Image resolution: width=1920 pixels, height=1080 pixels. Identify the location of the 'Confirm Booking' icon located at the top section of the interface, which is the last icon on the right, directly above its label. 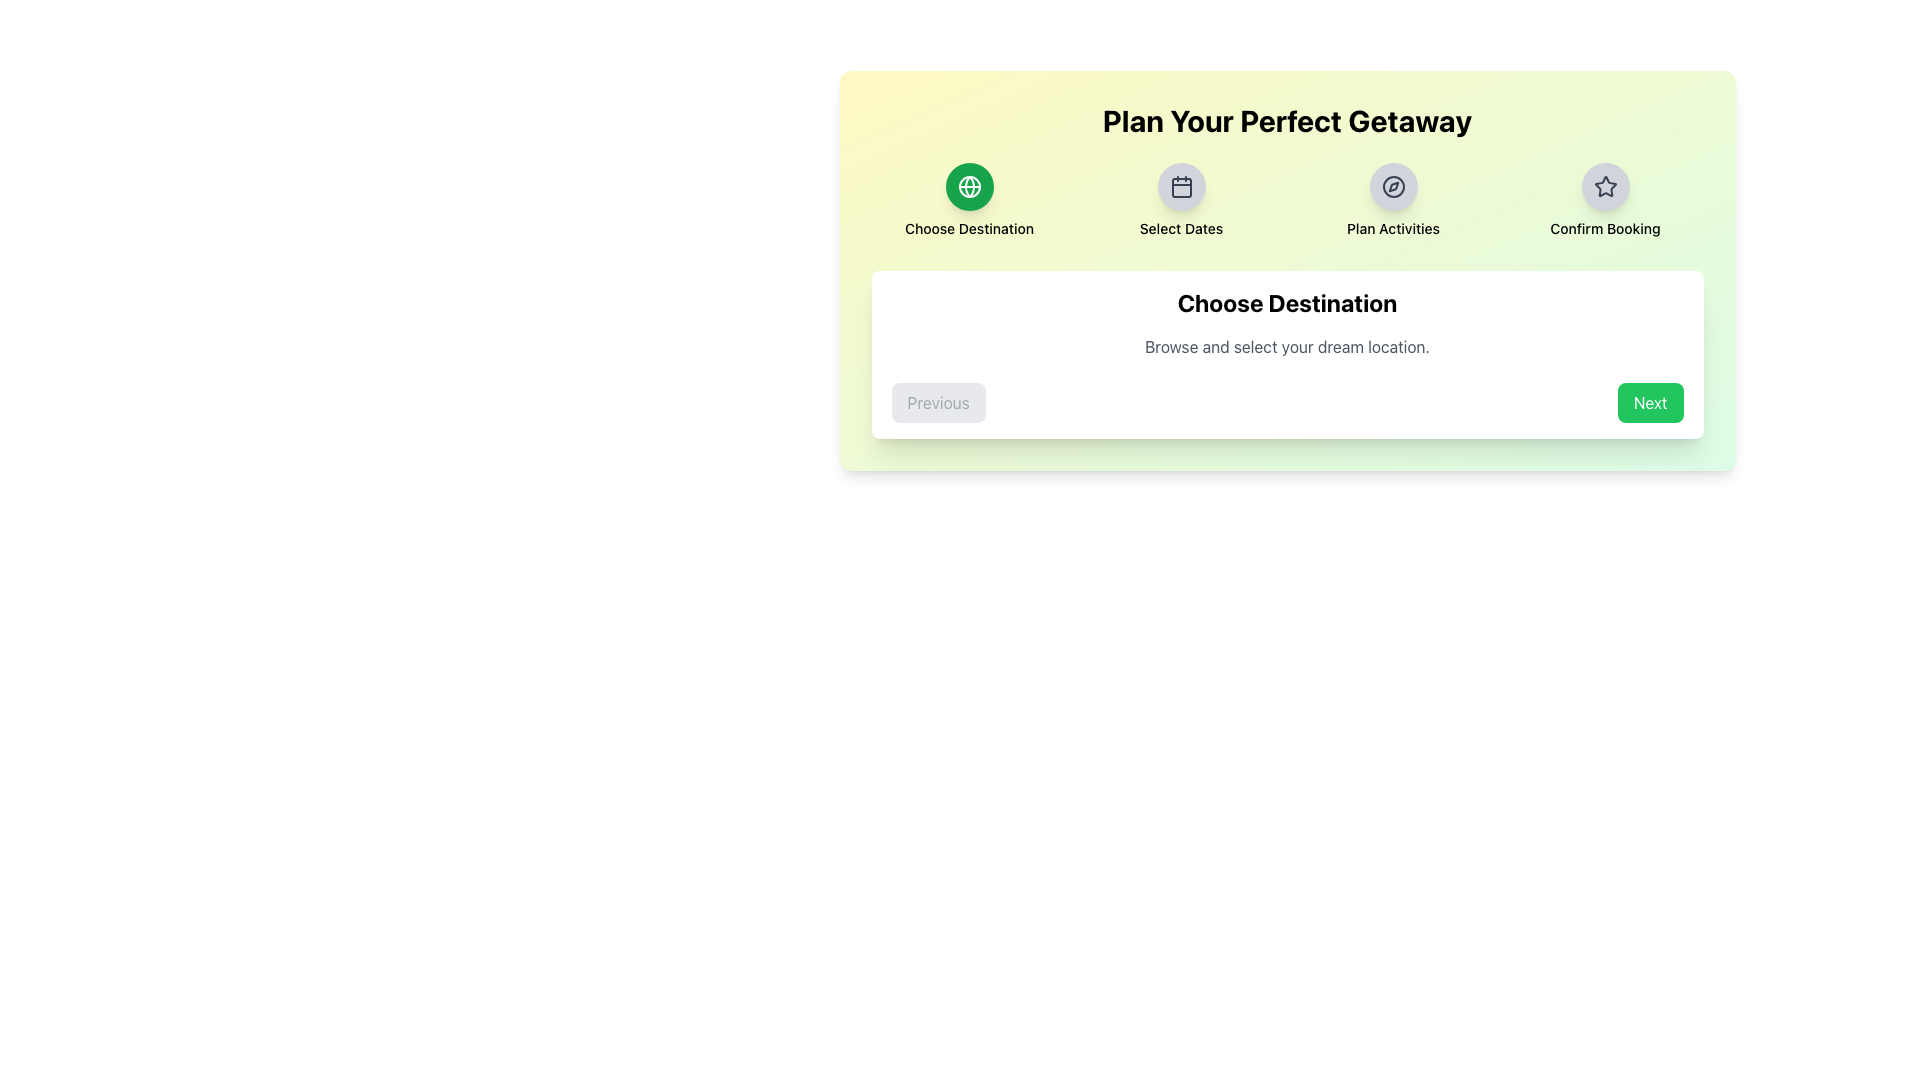
(1605, 186).